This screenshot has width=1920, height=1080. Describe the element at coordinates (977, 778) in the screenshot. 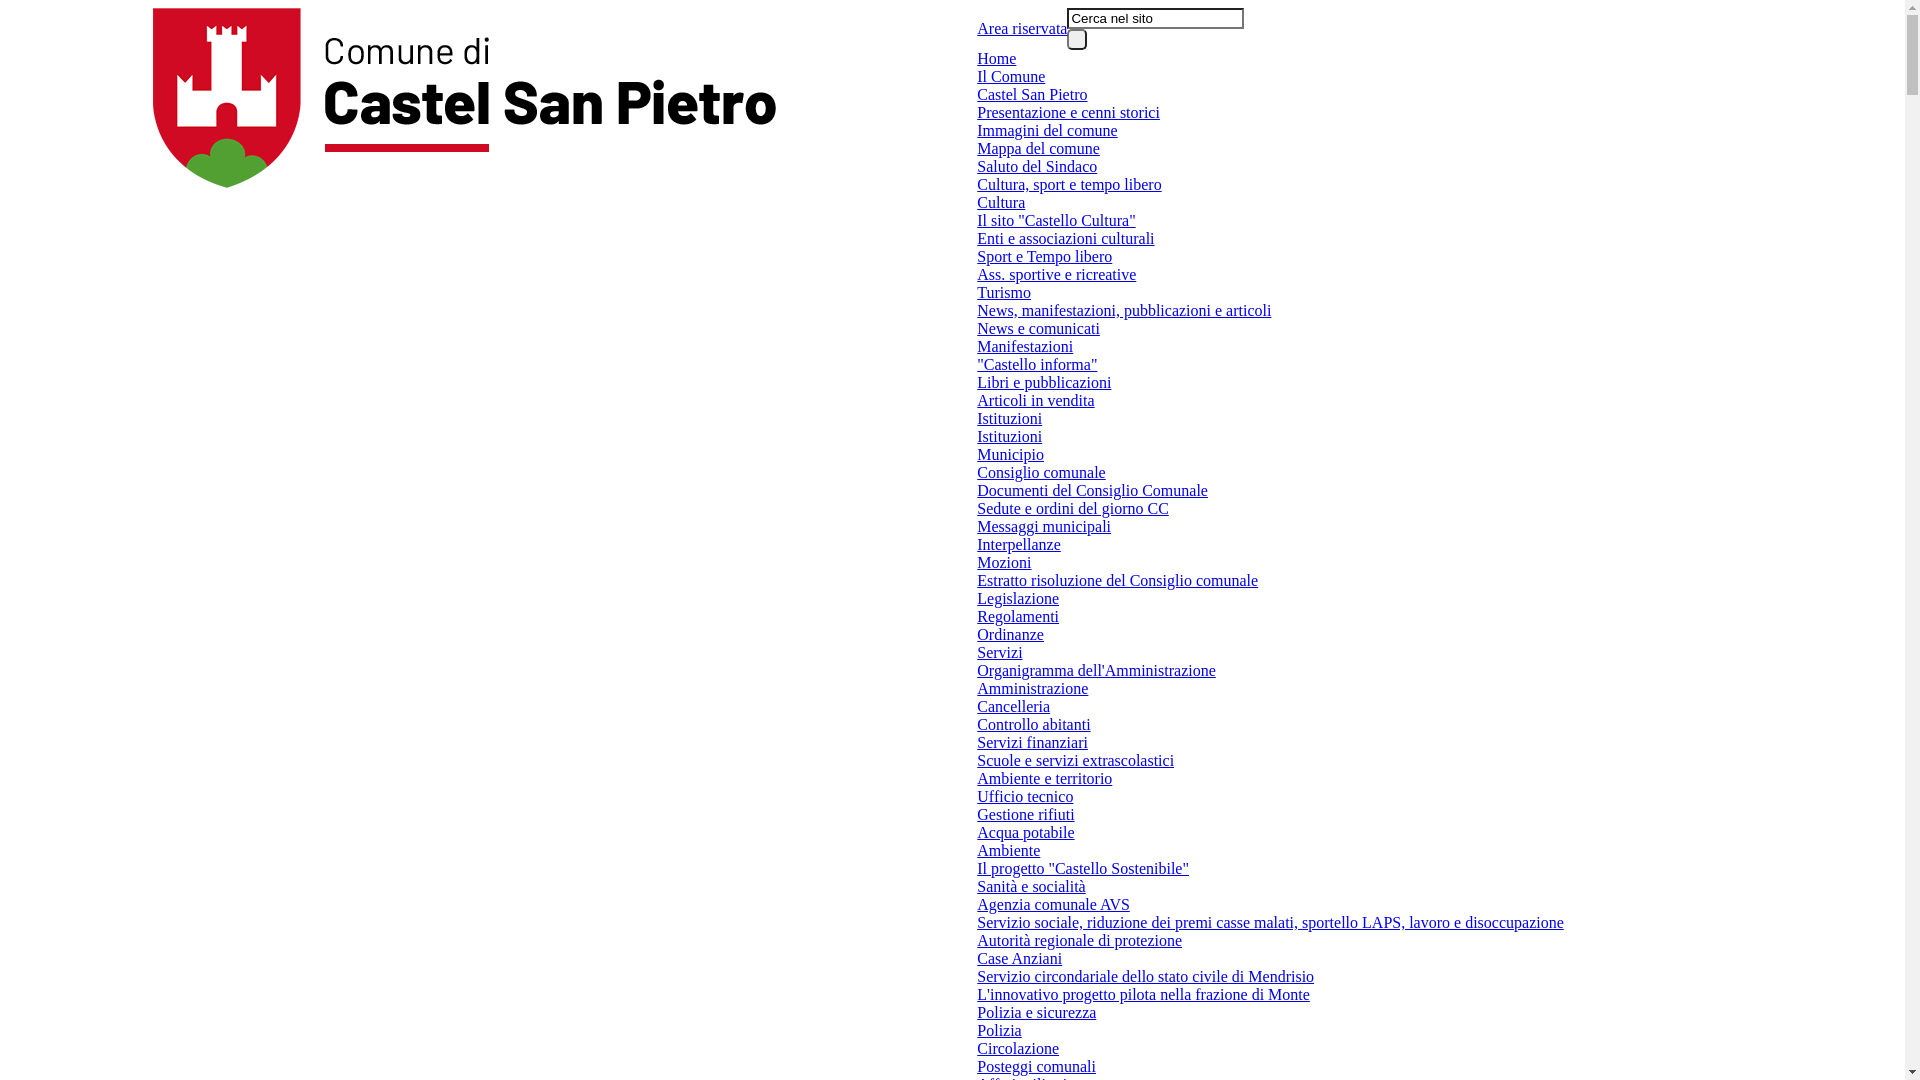

I see `'Ambiente e territorio'` at that location.